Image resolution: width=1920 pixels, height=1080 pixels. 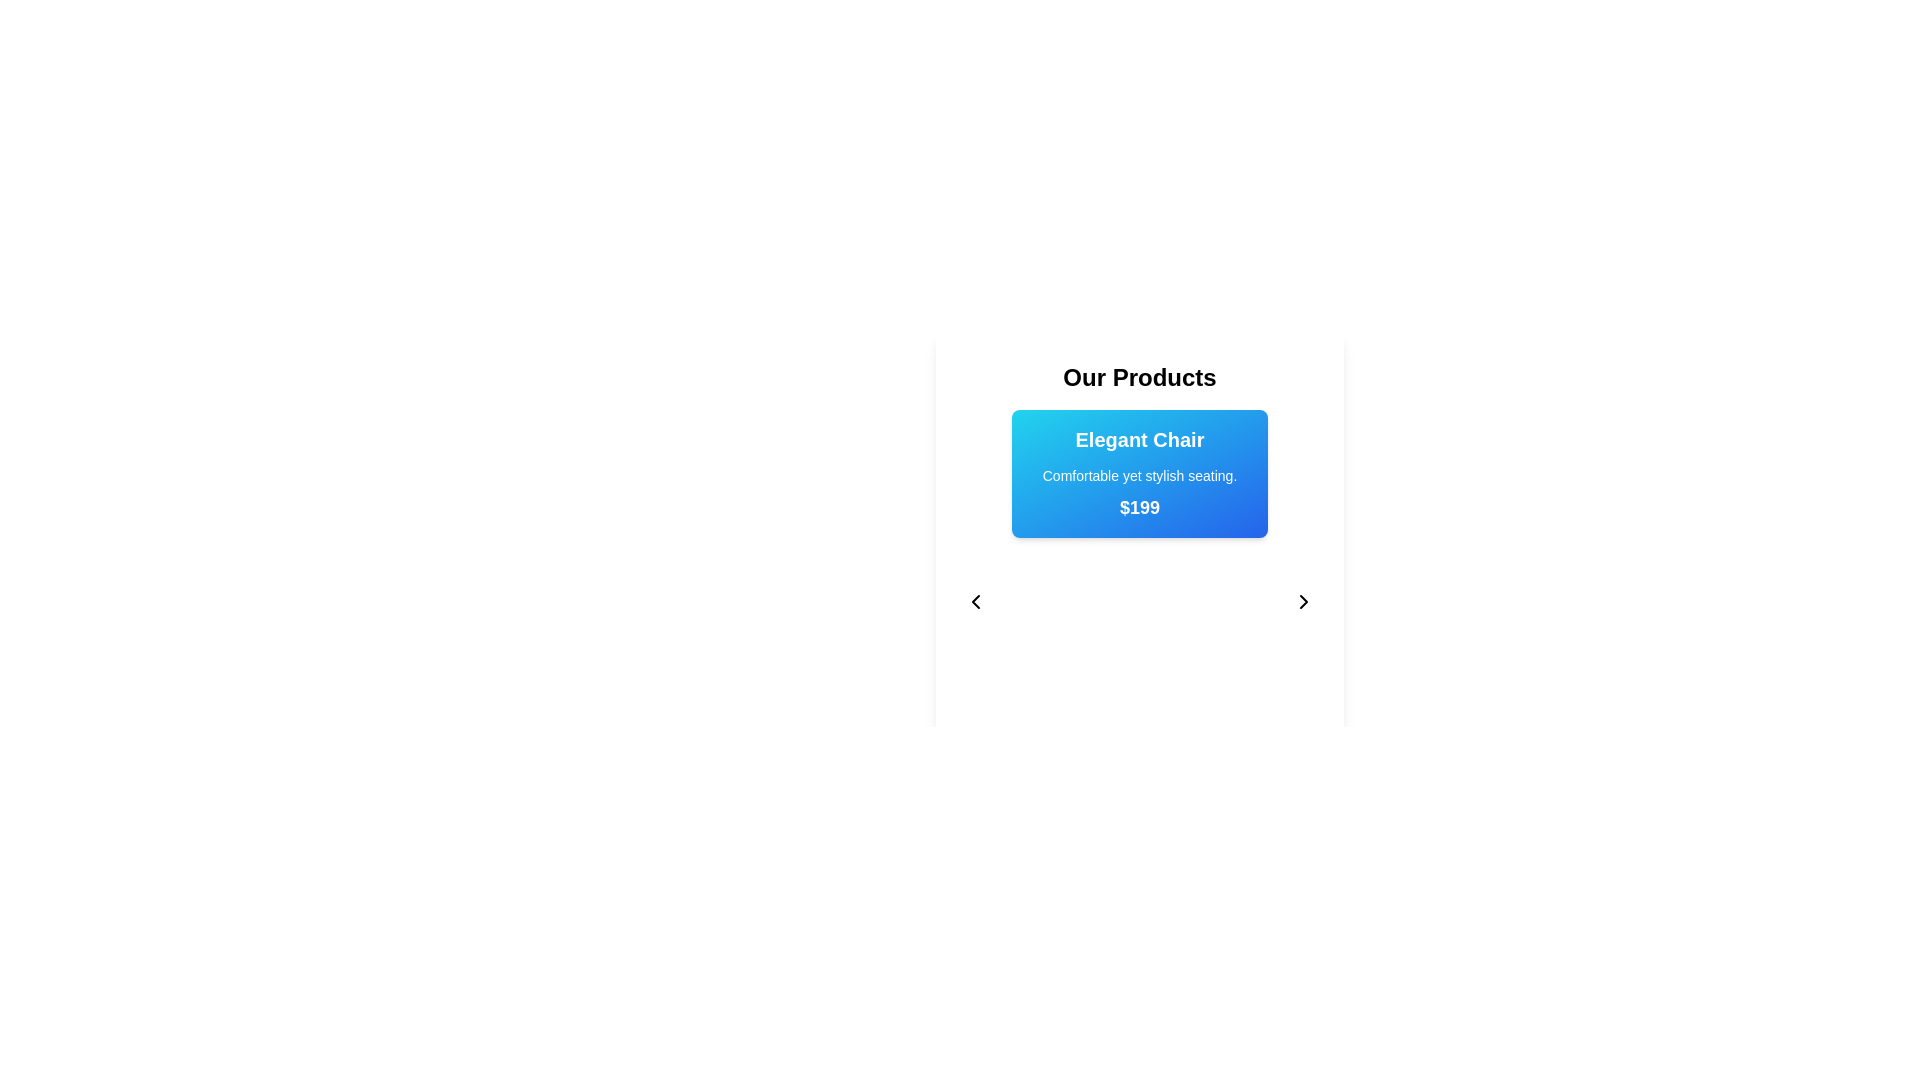 I want to click on the rightward navigation chevron located in the bottom-right corner of the navigation icons section, adjacent to the product card for the 'Elegant Chair', so click(x=1304, y=600).